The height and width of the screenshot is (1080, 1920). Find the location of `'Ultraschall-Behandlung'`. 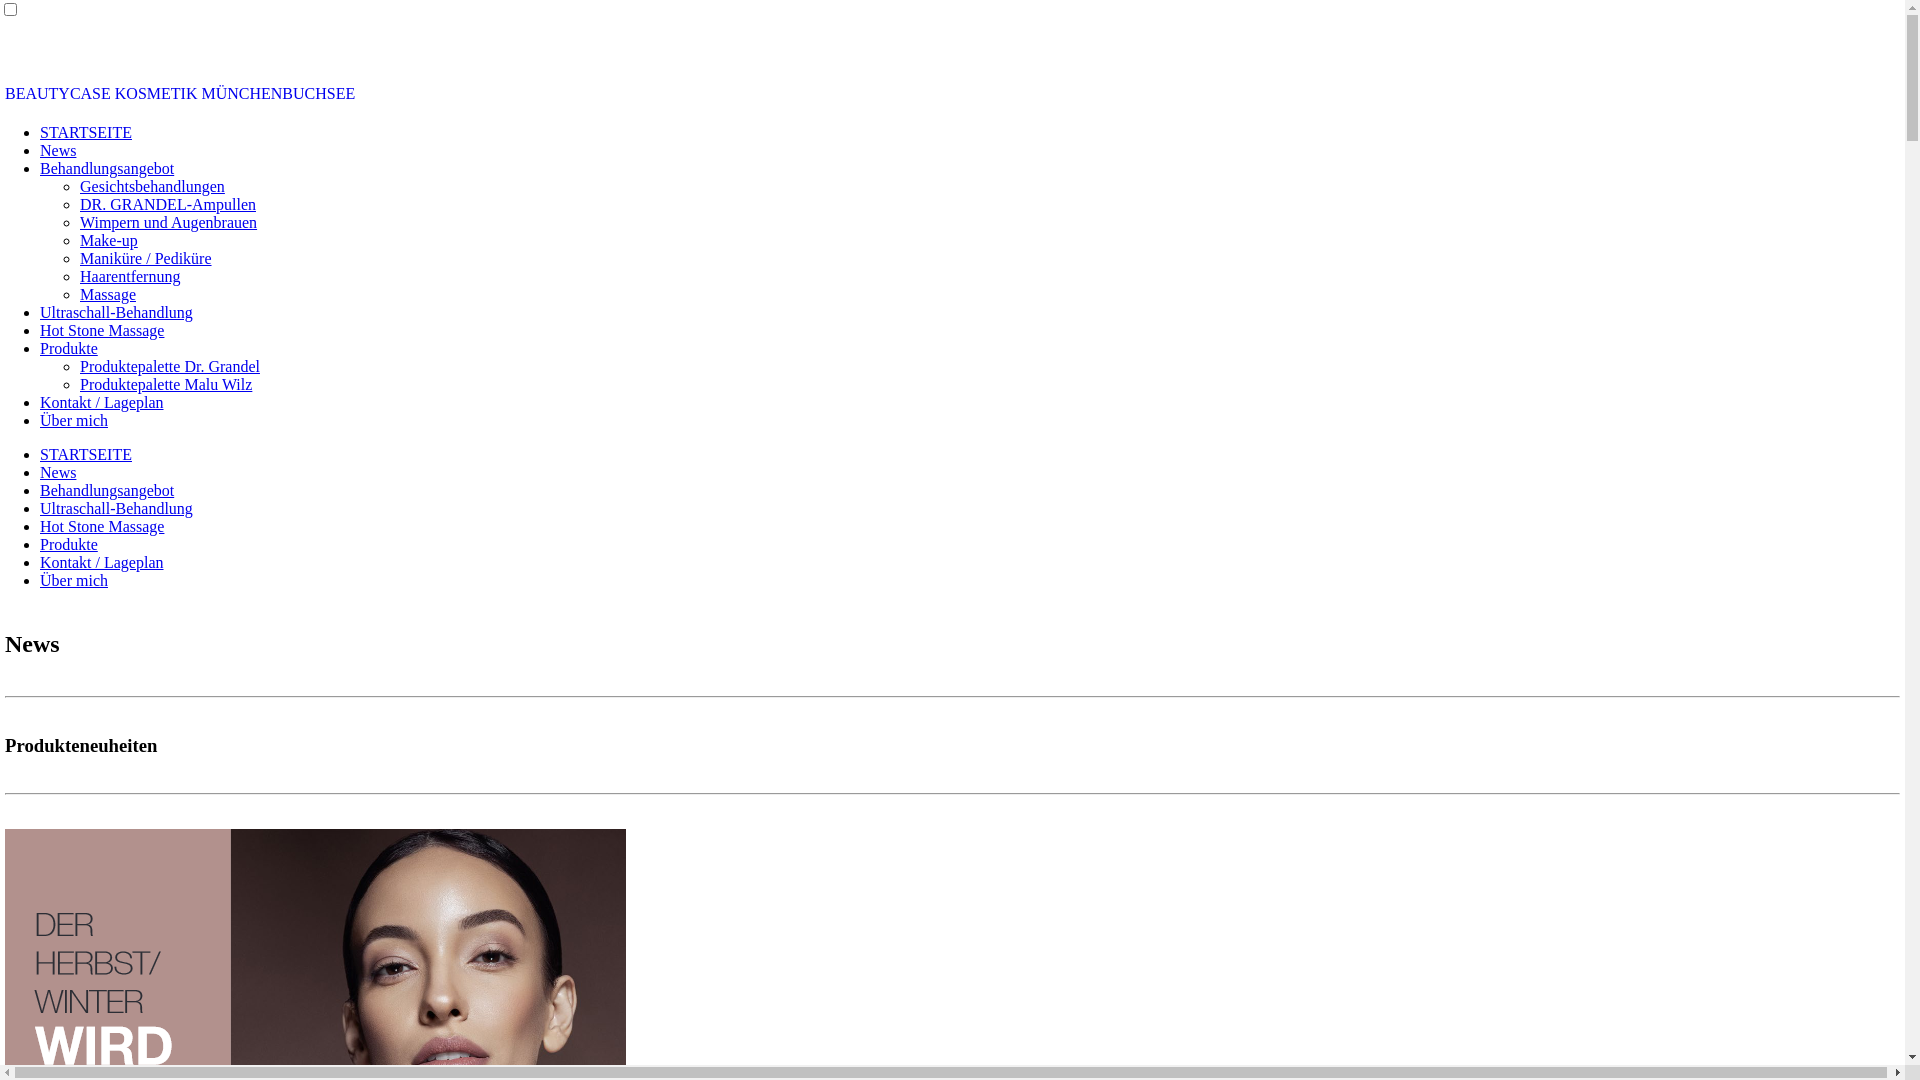

'Ultraschall-Behandlung' is located at coordinates (115, 312).